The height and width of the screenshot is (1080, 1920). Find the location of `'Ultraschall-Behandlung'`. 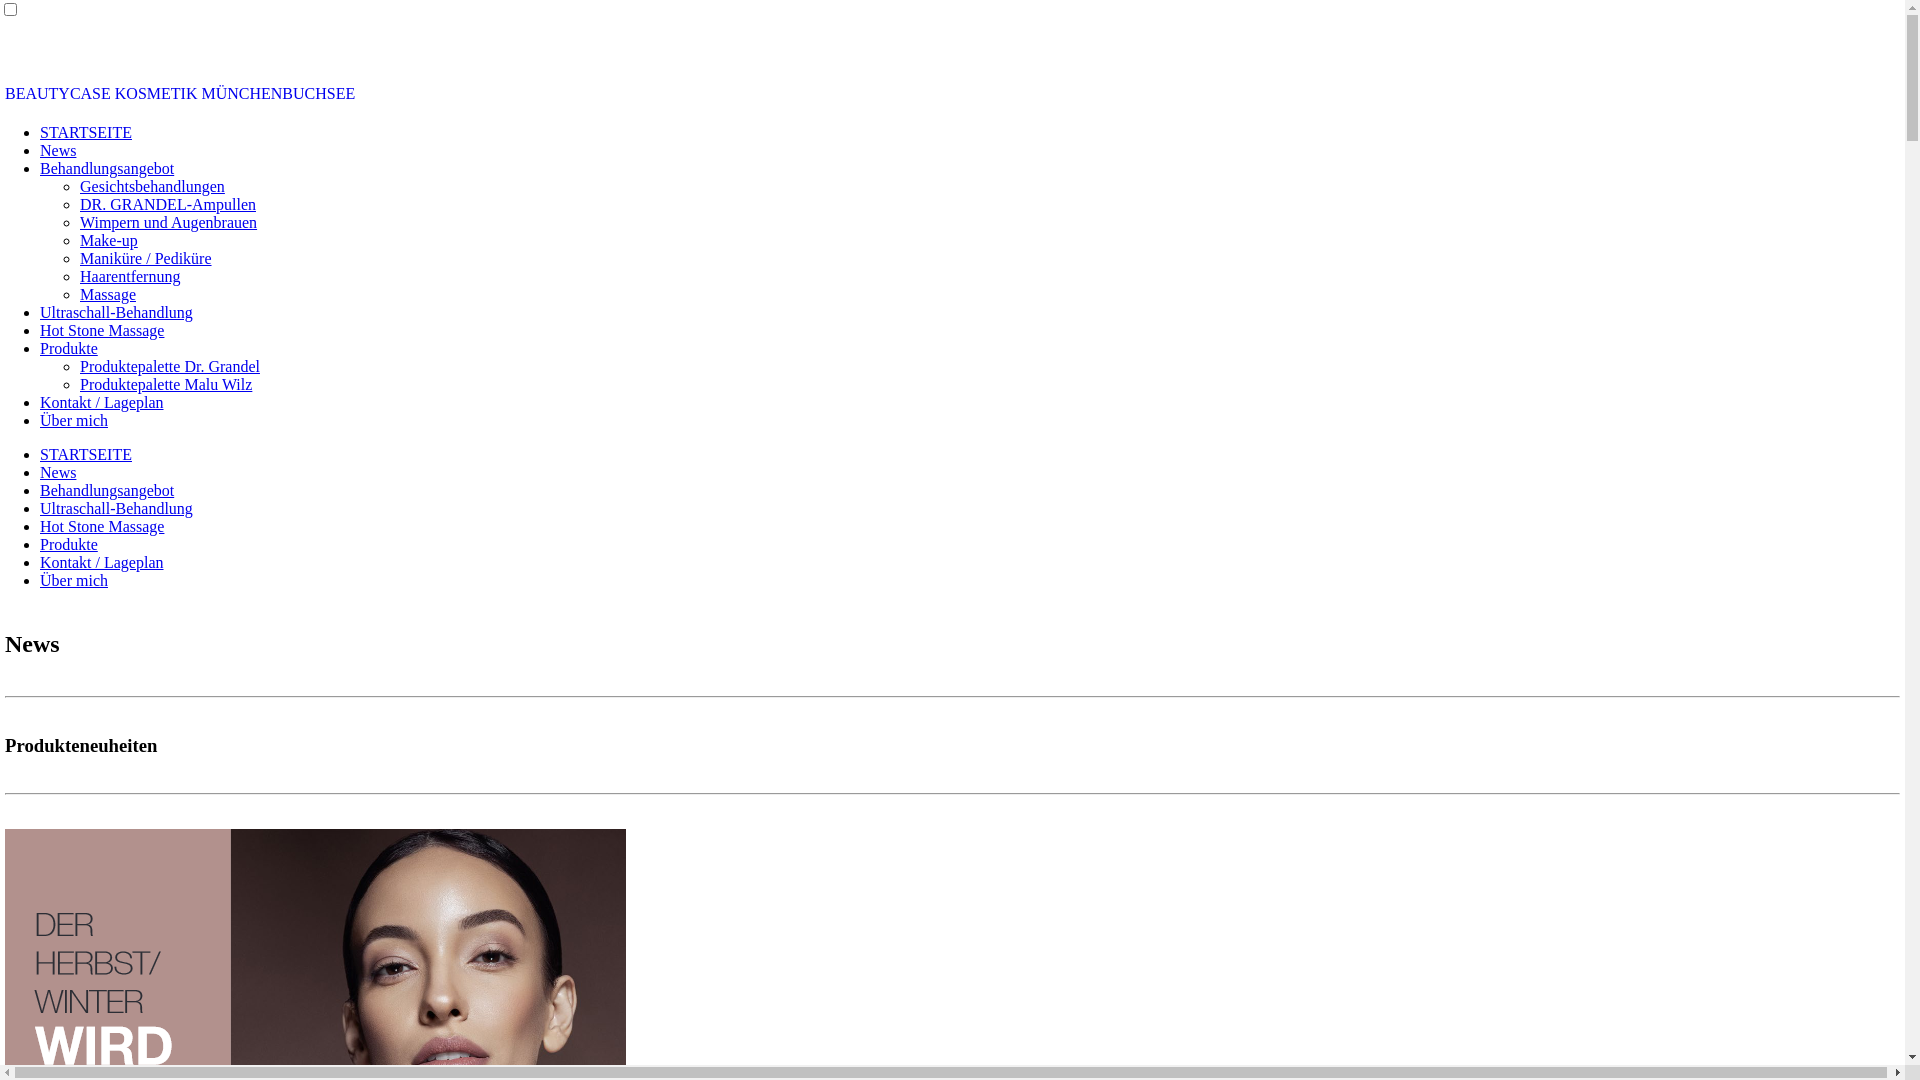

'Ultraschall-Behandlung' is located at coordinates (115, 312).